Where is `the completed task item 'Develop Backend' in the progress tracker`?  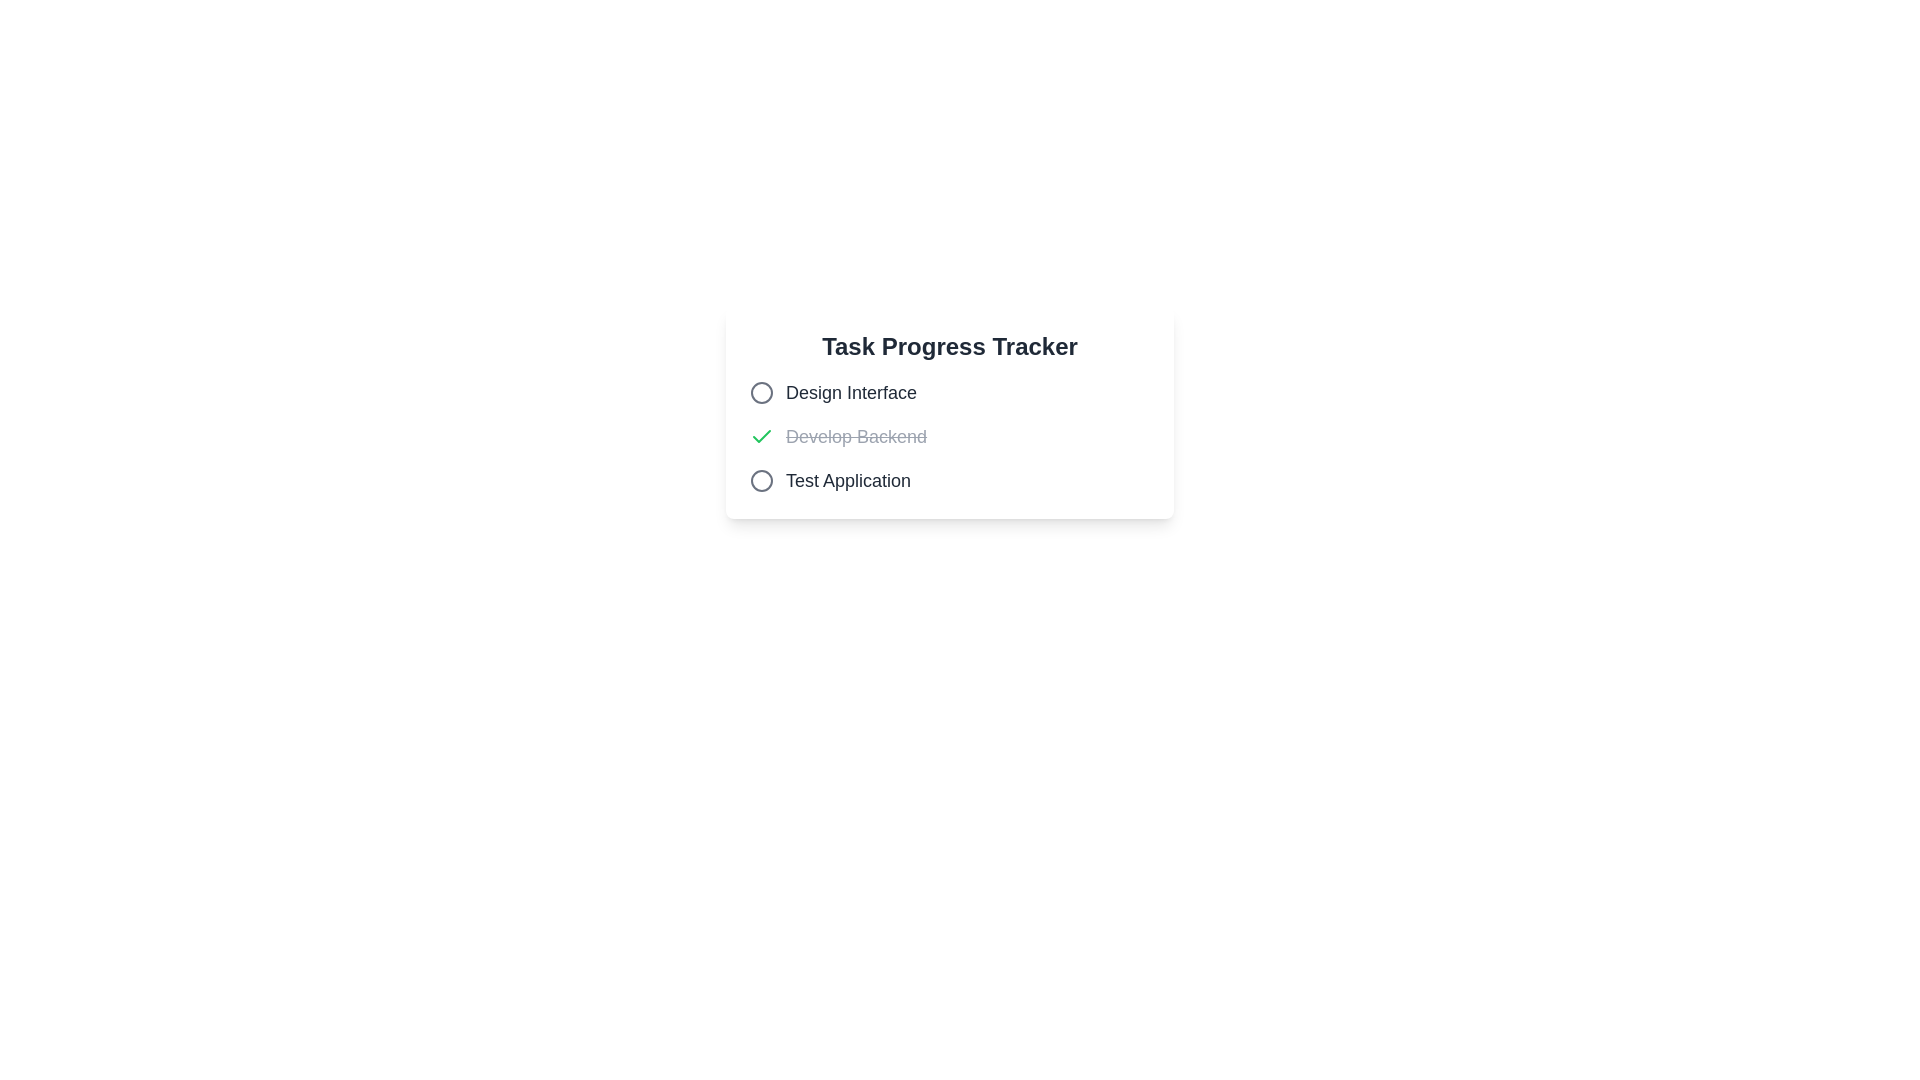 the completed task item 'Develop Backend' in the progress tracker is located at coordinates (949, 435).